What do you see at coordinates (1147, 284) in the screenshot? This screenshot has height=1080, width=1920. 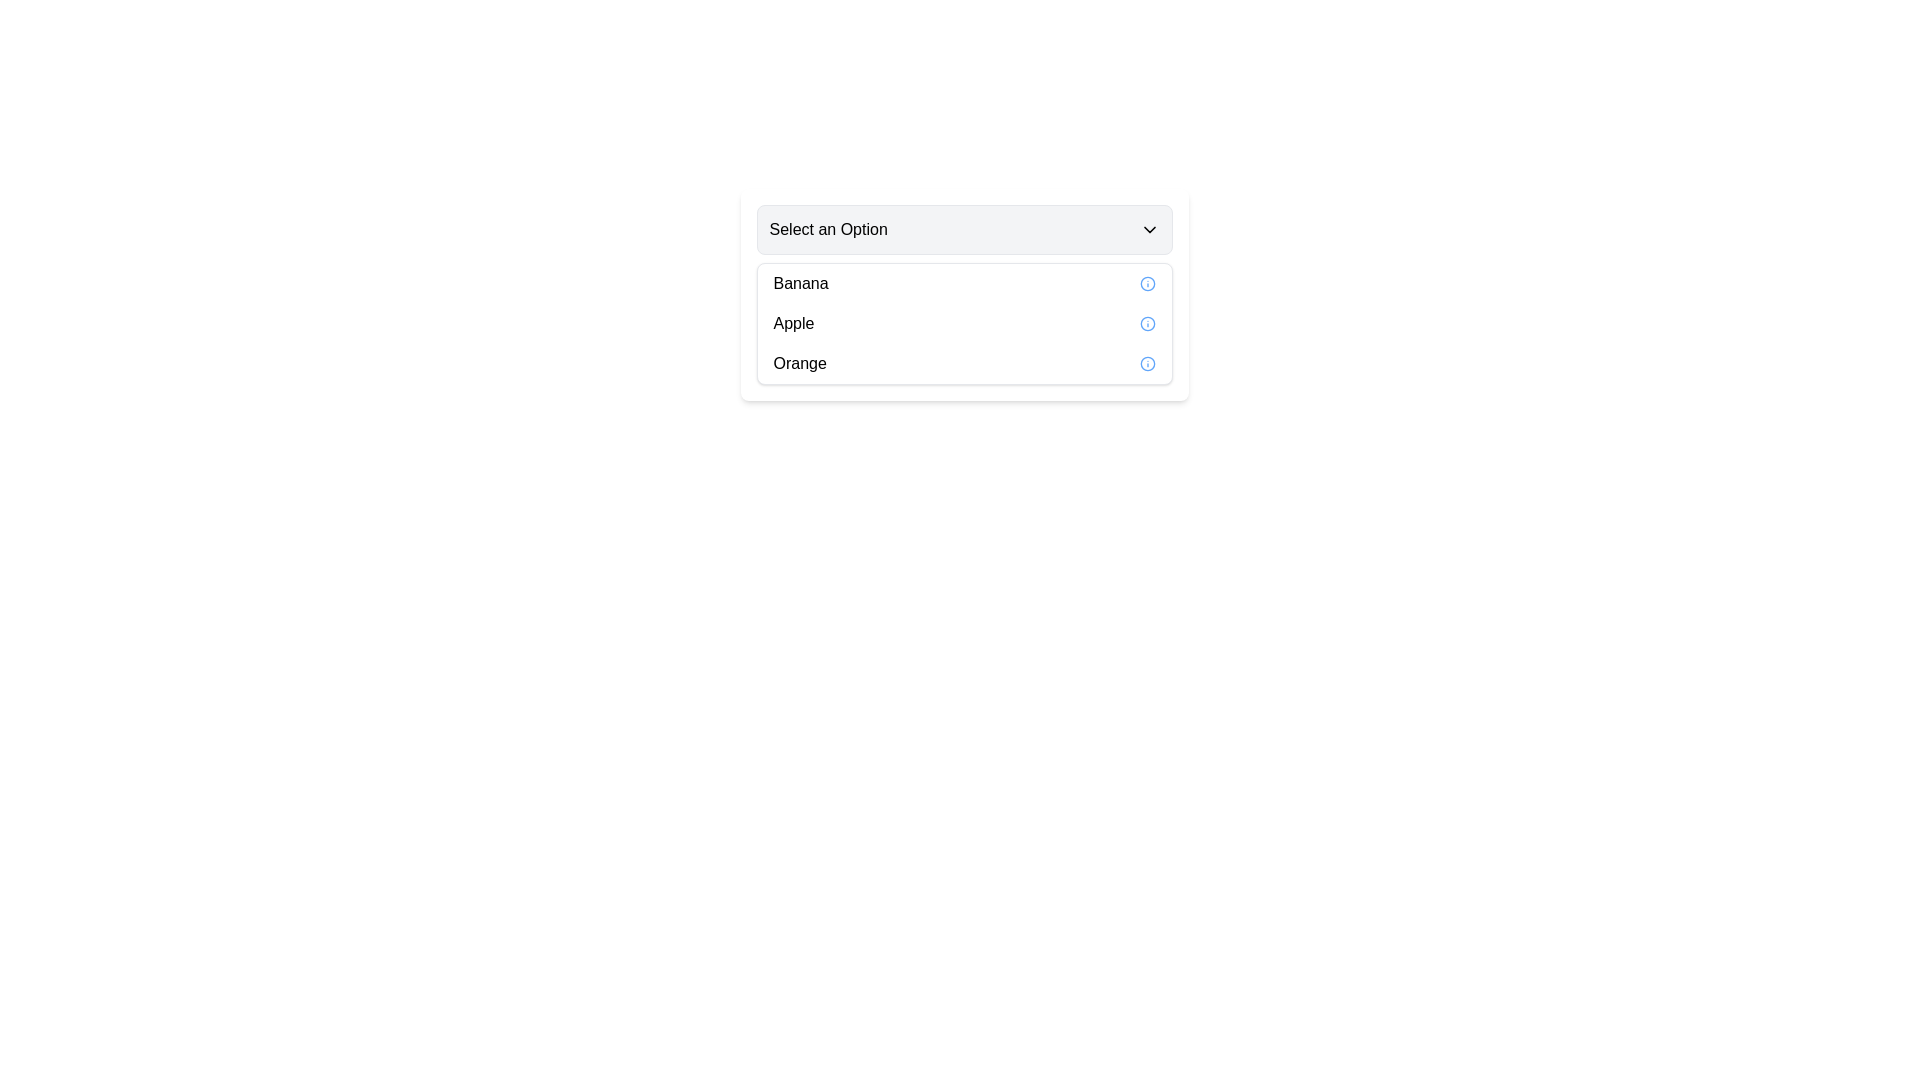 I see `the info icon represented by a small blue circle with an 'i' character, located next to the text 'Banana' in the dropdown list` at bounding box center [1147, 284].